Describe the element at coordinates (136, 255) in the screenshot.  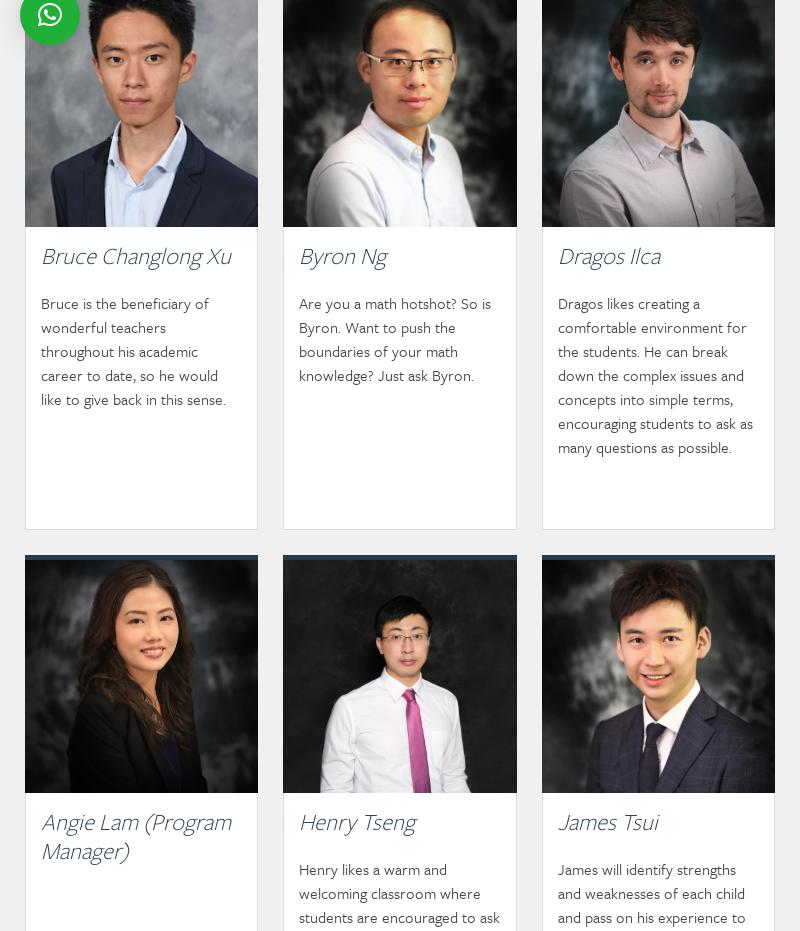
I see `'Bruce Changlong Xu'` at that location.